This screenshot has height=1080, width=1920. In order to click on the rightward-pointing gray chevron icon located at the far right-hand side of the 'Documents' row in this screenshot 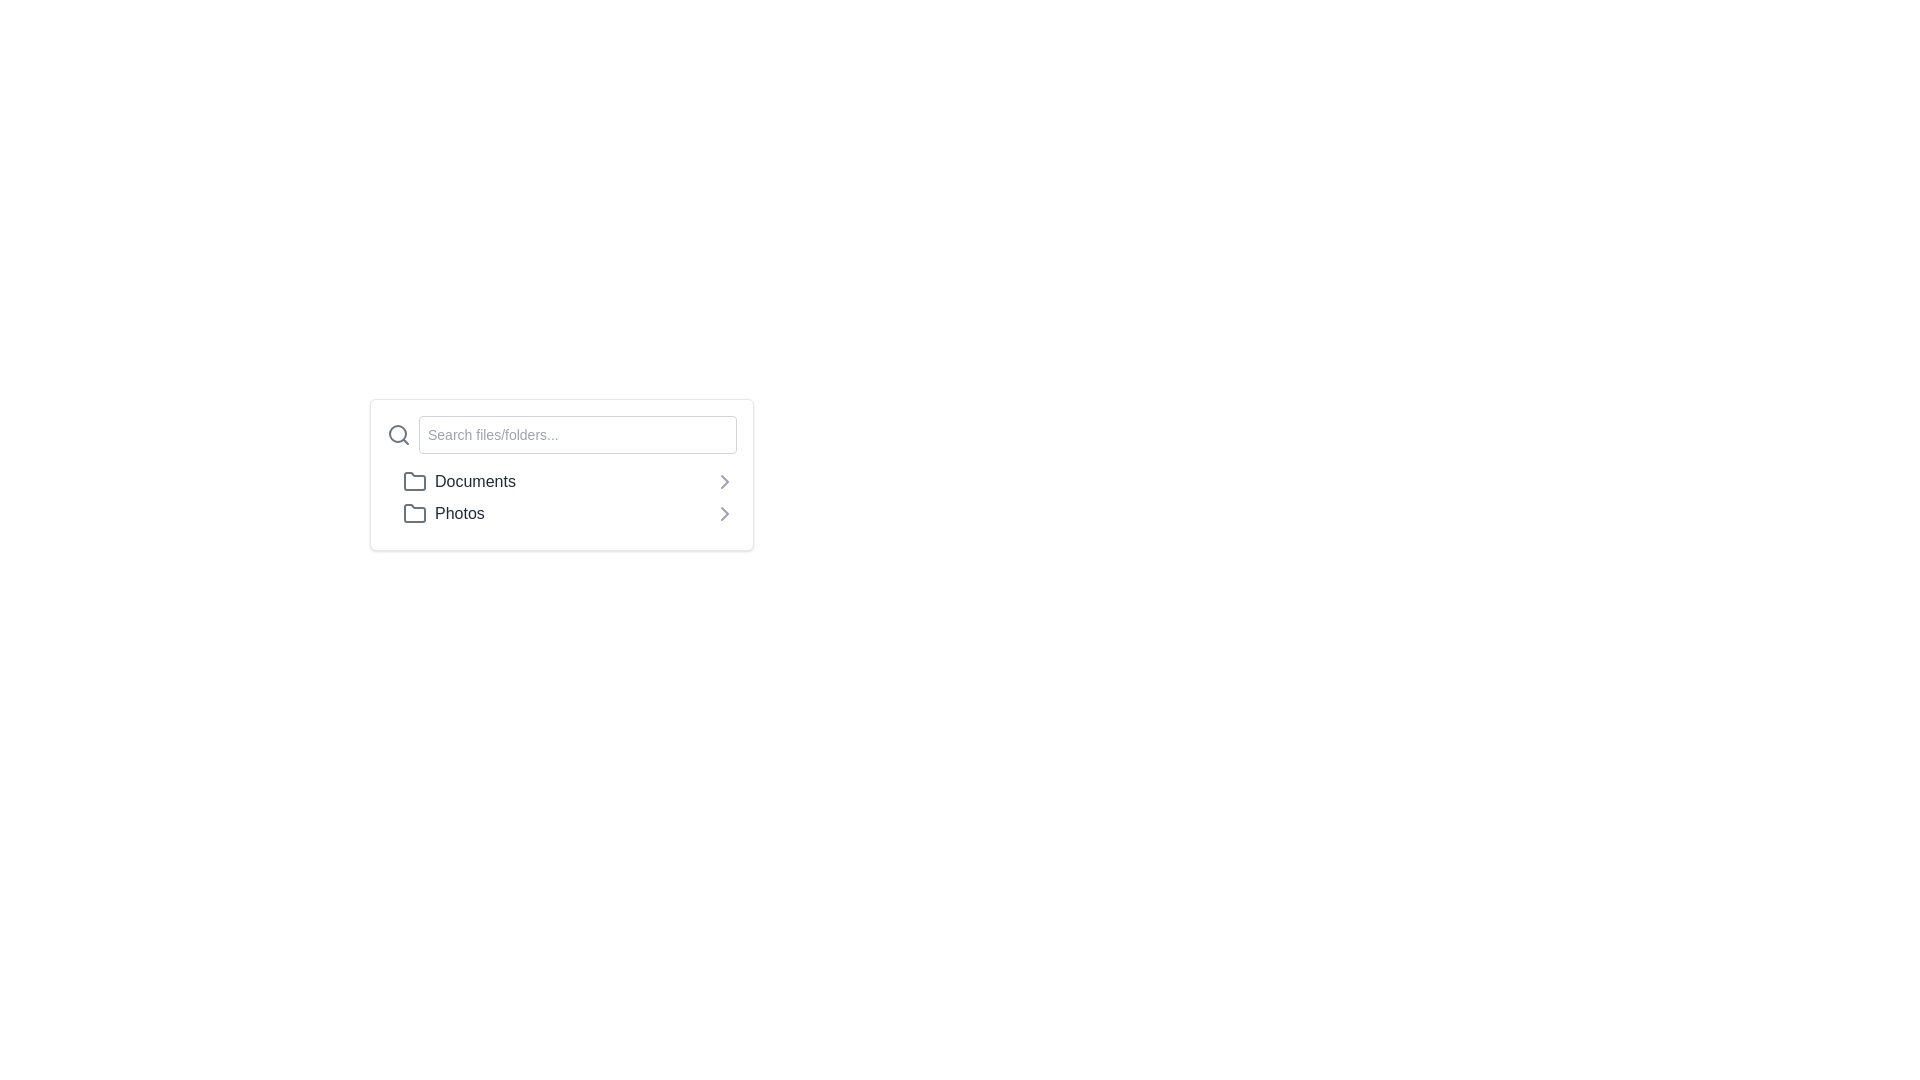, I will do `click(723, 482)`.